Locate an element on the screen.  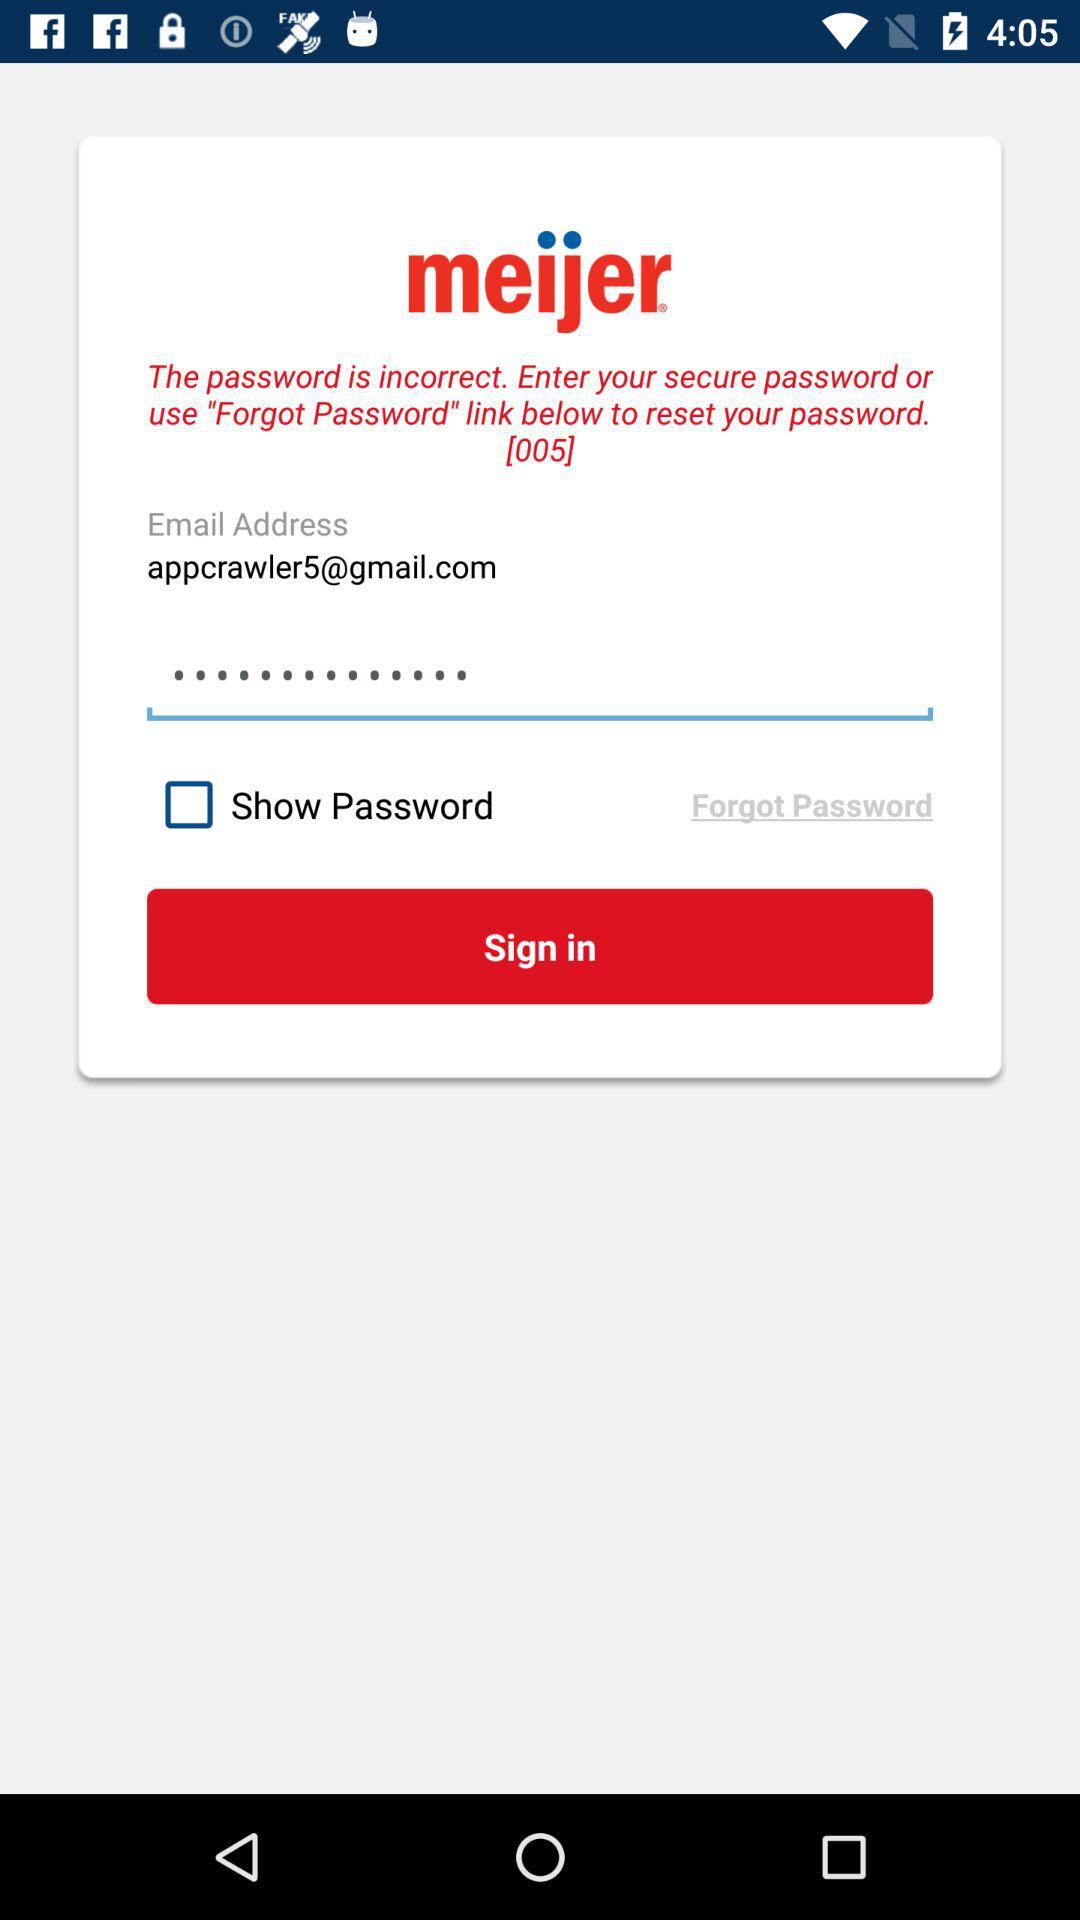
the icon to the left of forgot password item is located at coordinates (418, 804).